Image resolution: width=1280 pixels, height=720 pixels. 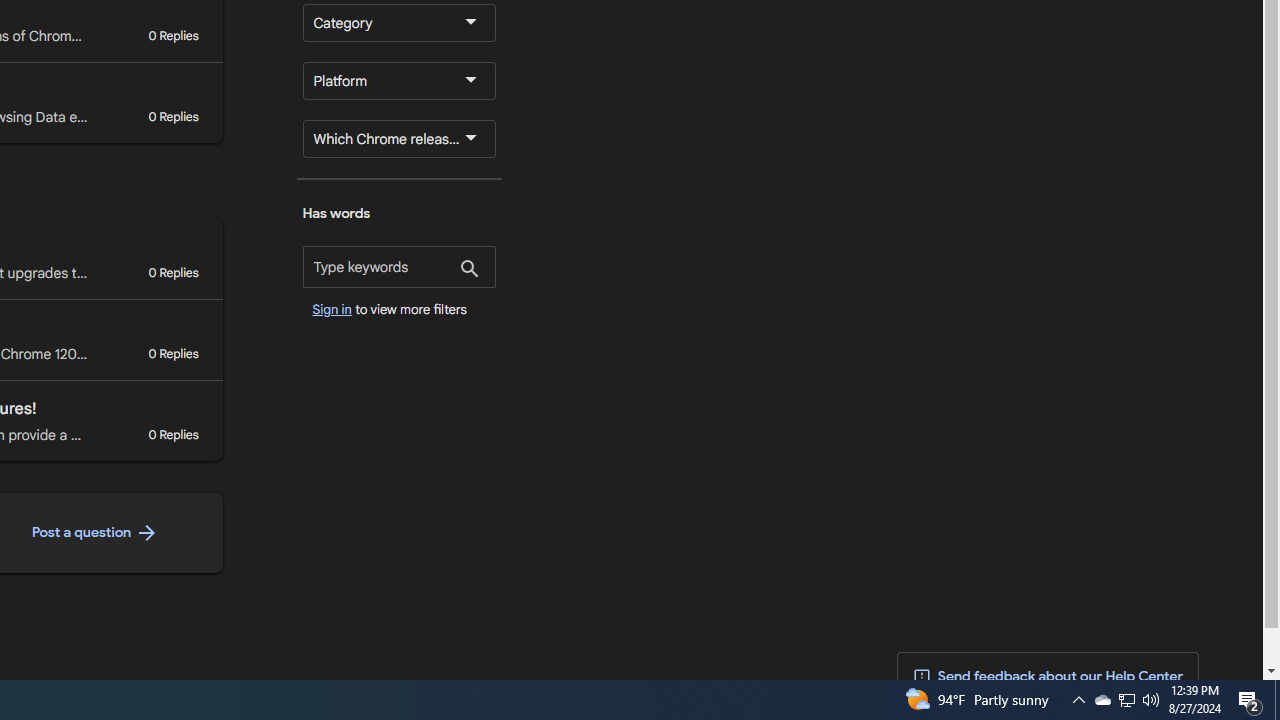 What do you see at coordinates (399, 23) in the screenshot?
I see `'Category'` at bounding box center [399, 23].